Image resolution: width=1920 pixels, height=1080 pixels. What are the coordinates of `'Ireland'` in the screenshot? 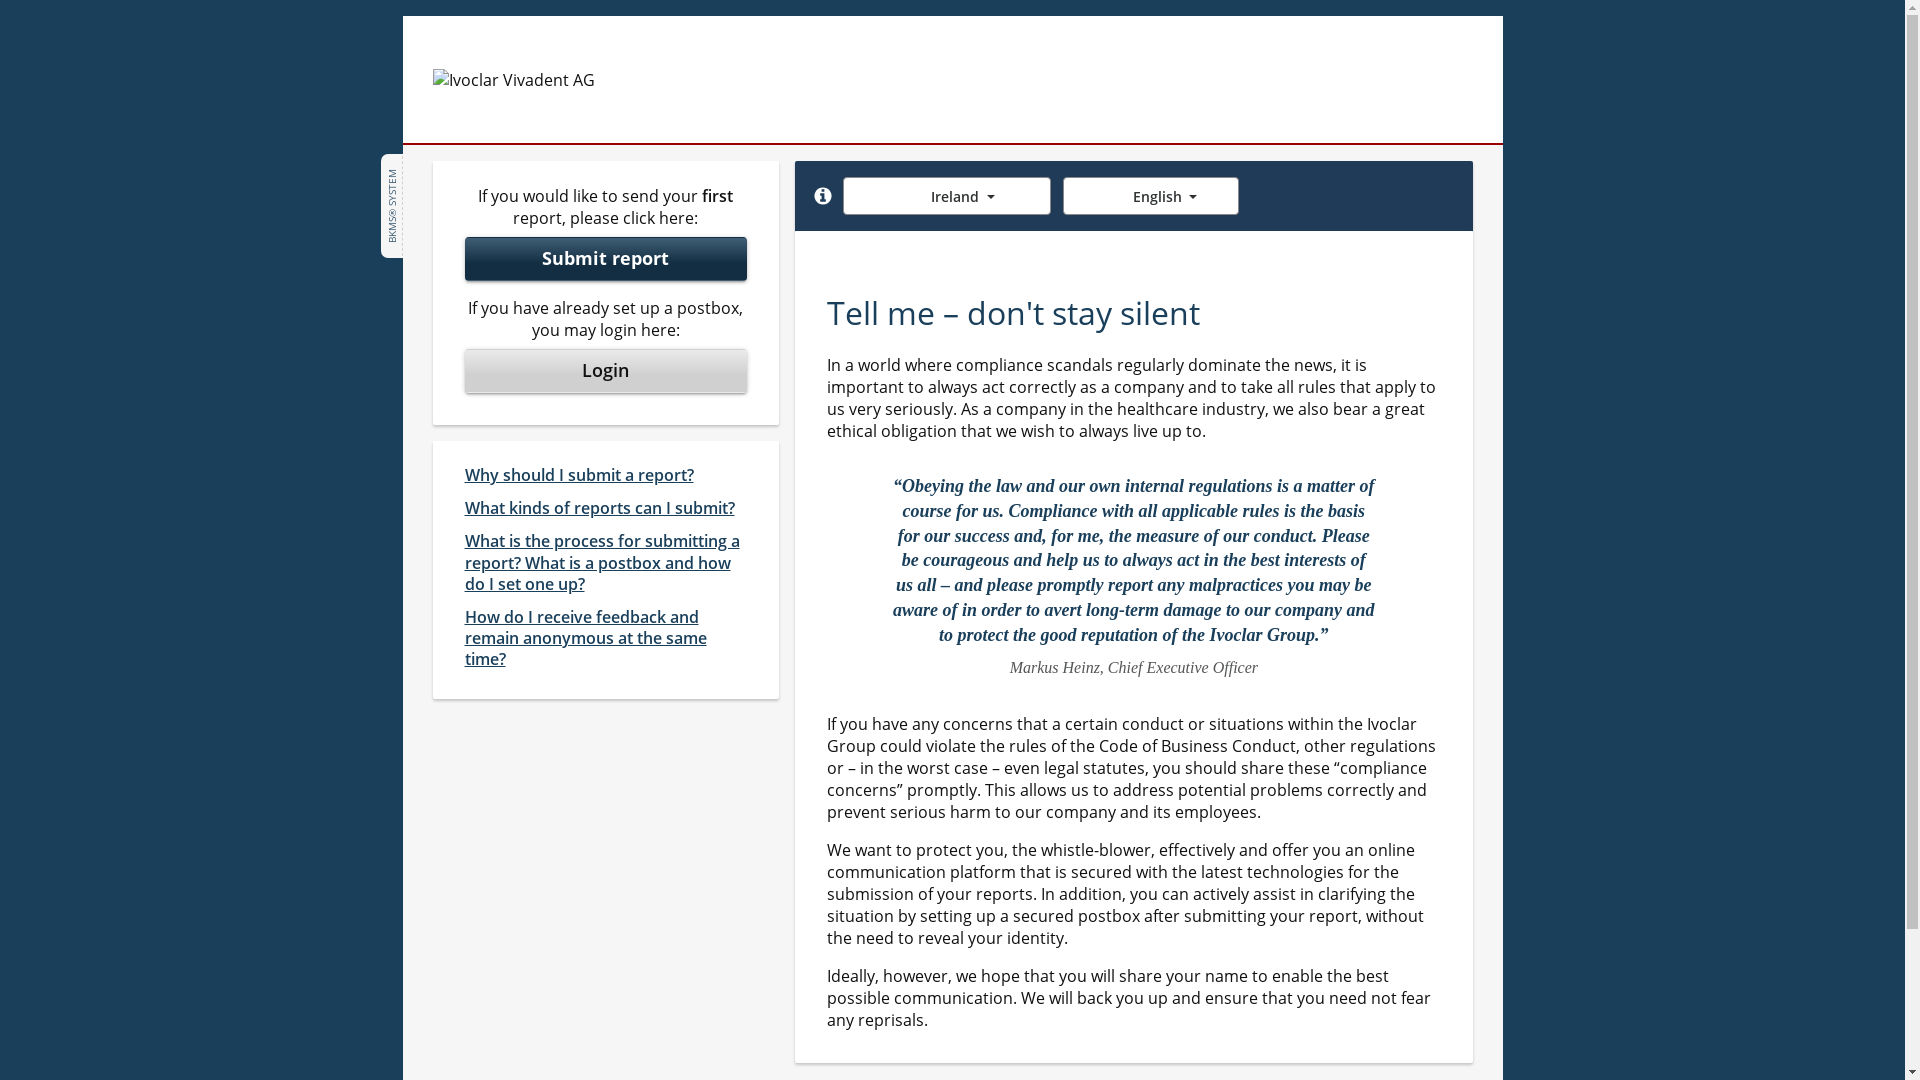 It's located at (843, 196).